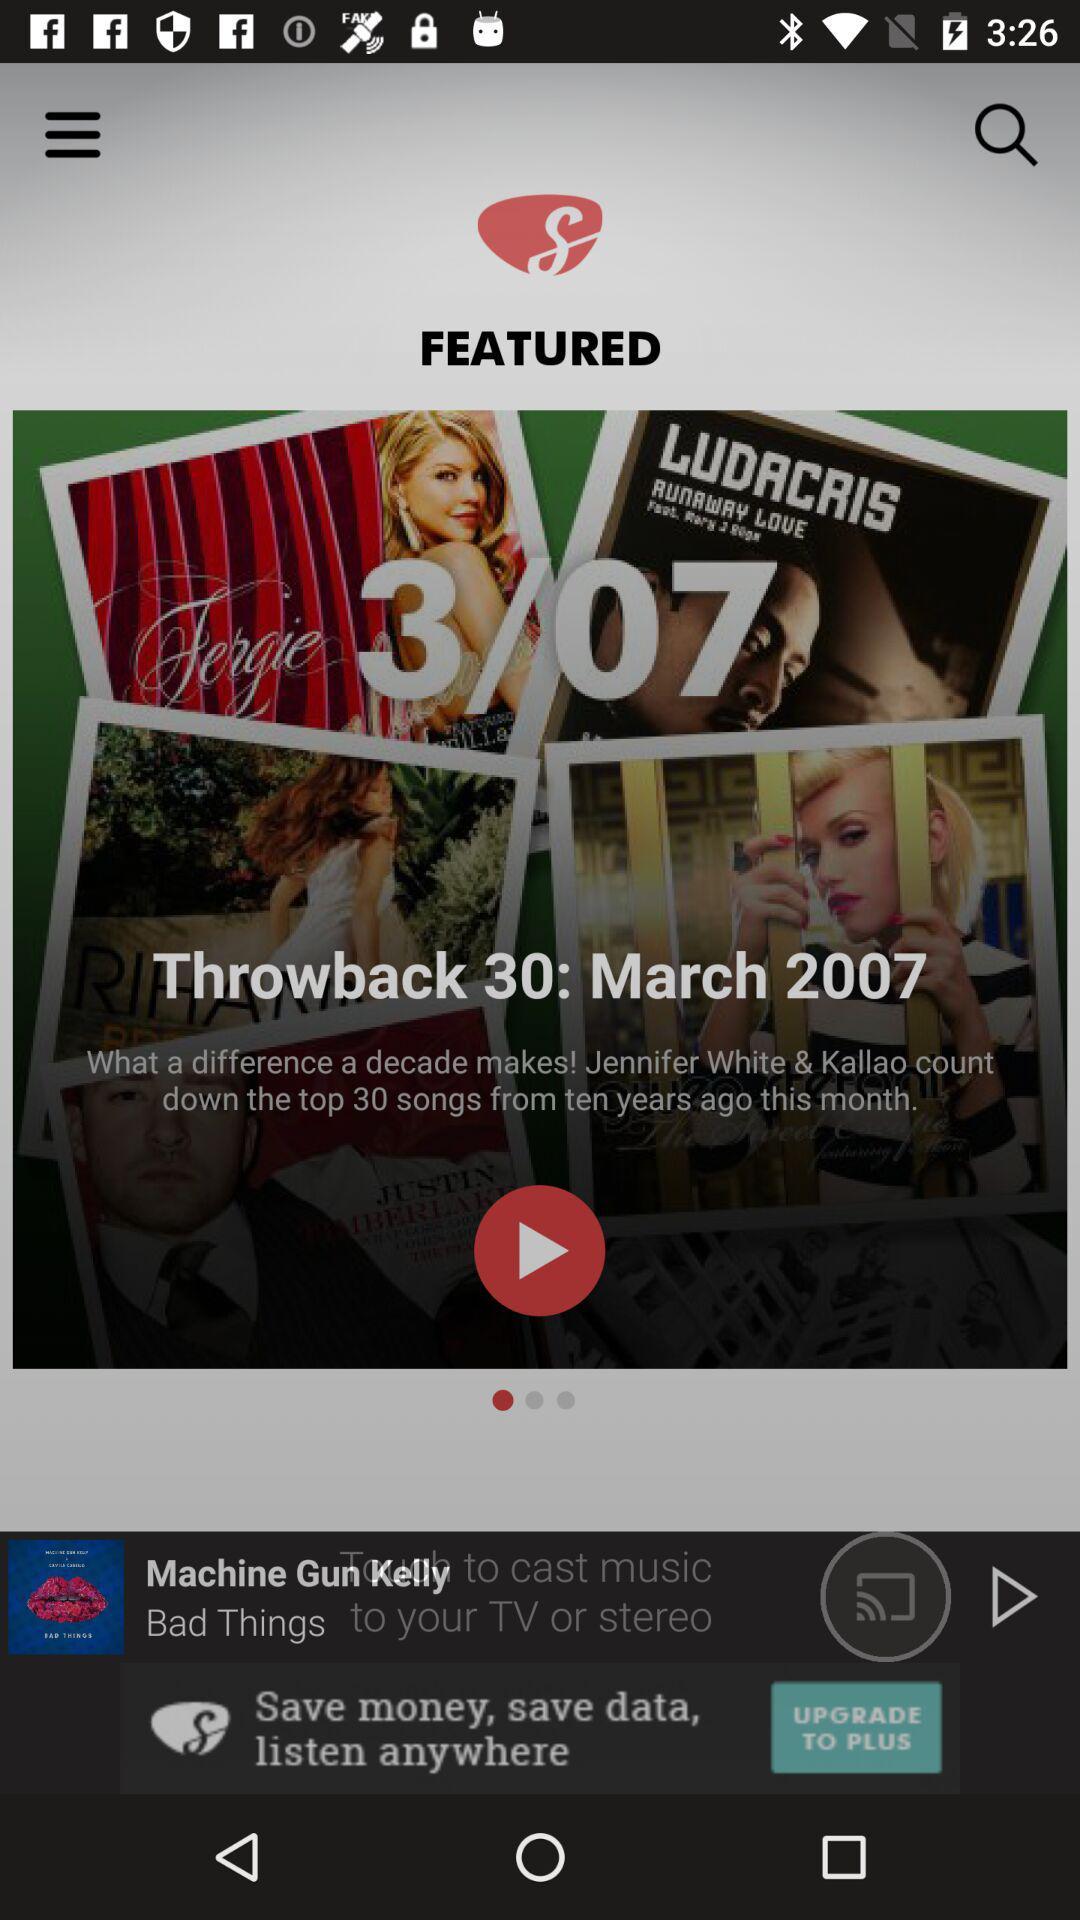 The height and width of the screenshot is (1920, 1080). Describe the element at coordinates (540, 888) in the screenshot. I see `throwback 30 march 2007` at that location.